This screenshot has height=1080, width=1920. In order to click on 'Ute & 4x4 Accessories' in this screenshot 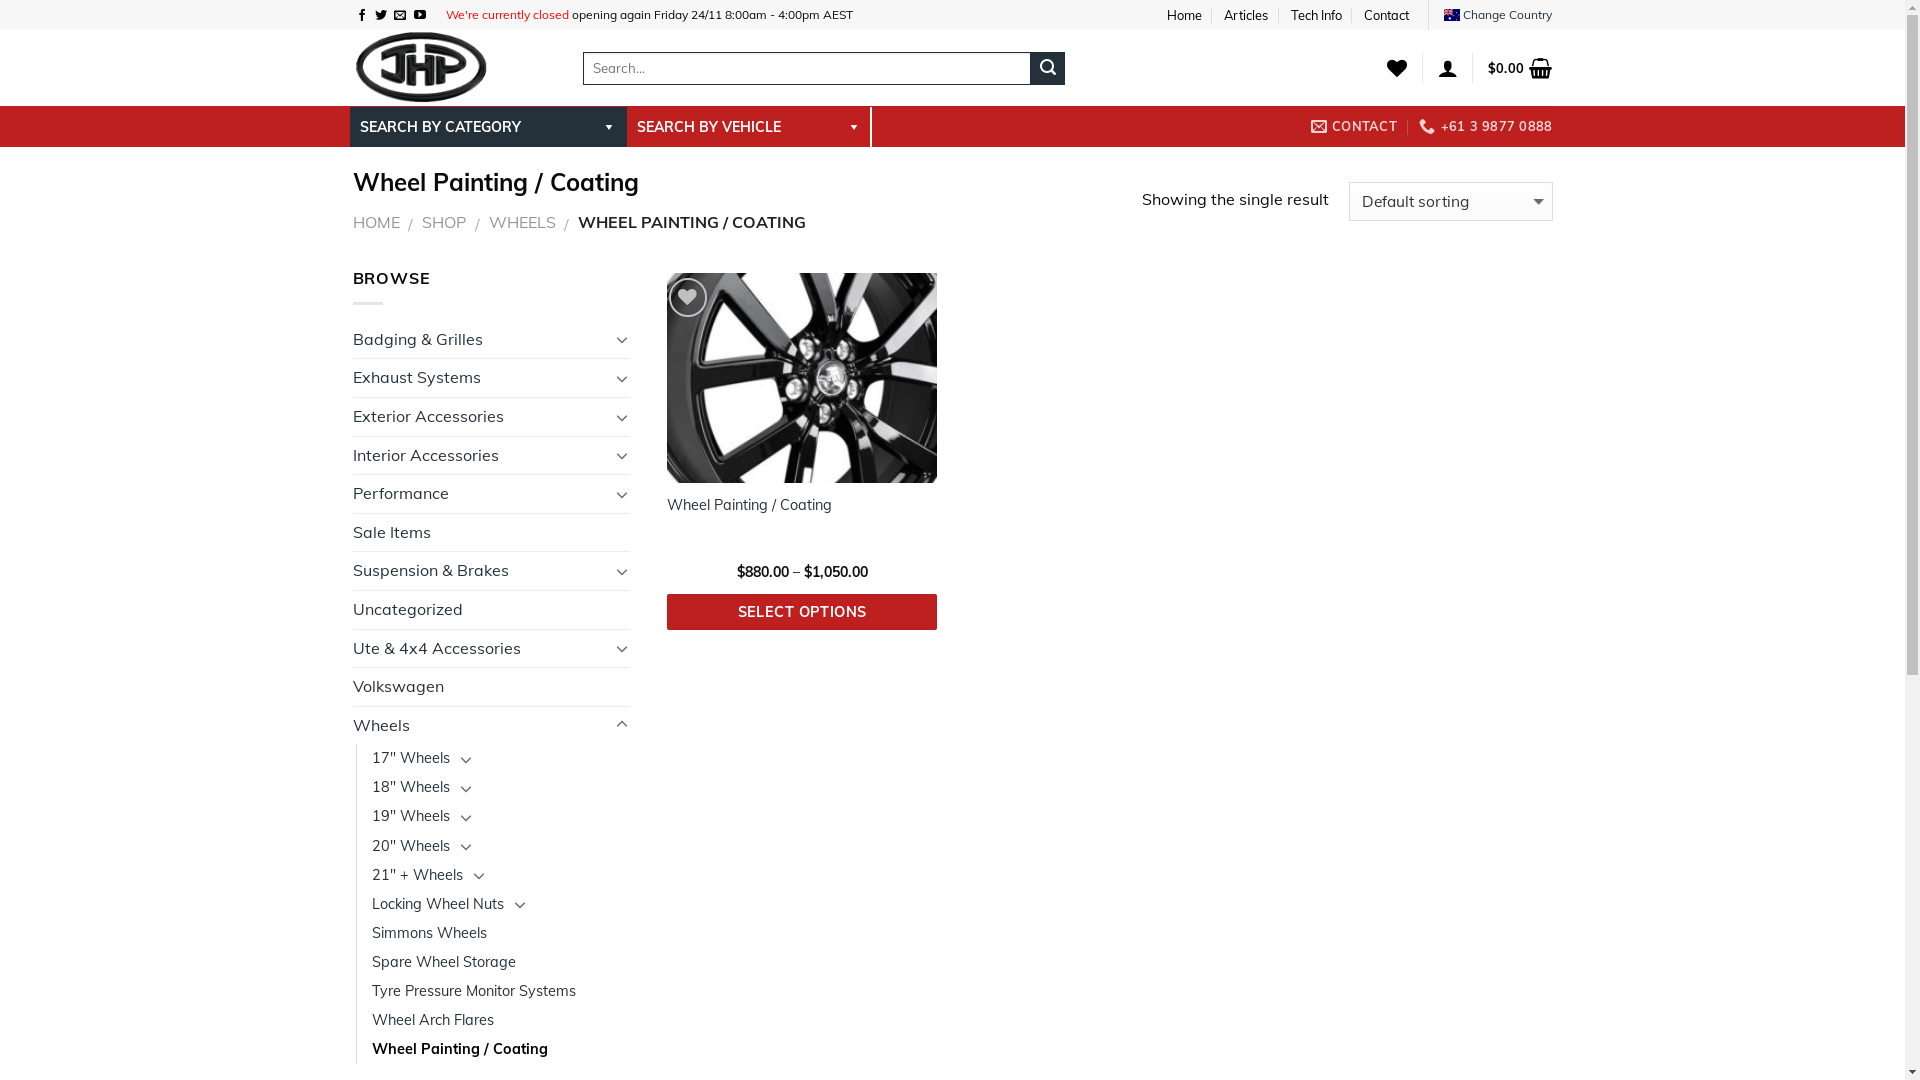, I will do `click(480, 648)`.